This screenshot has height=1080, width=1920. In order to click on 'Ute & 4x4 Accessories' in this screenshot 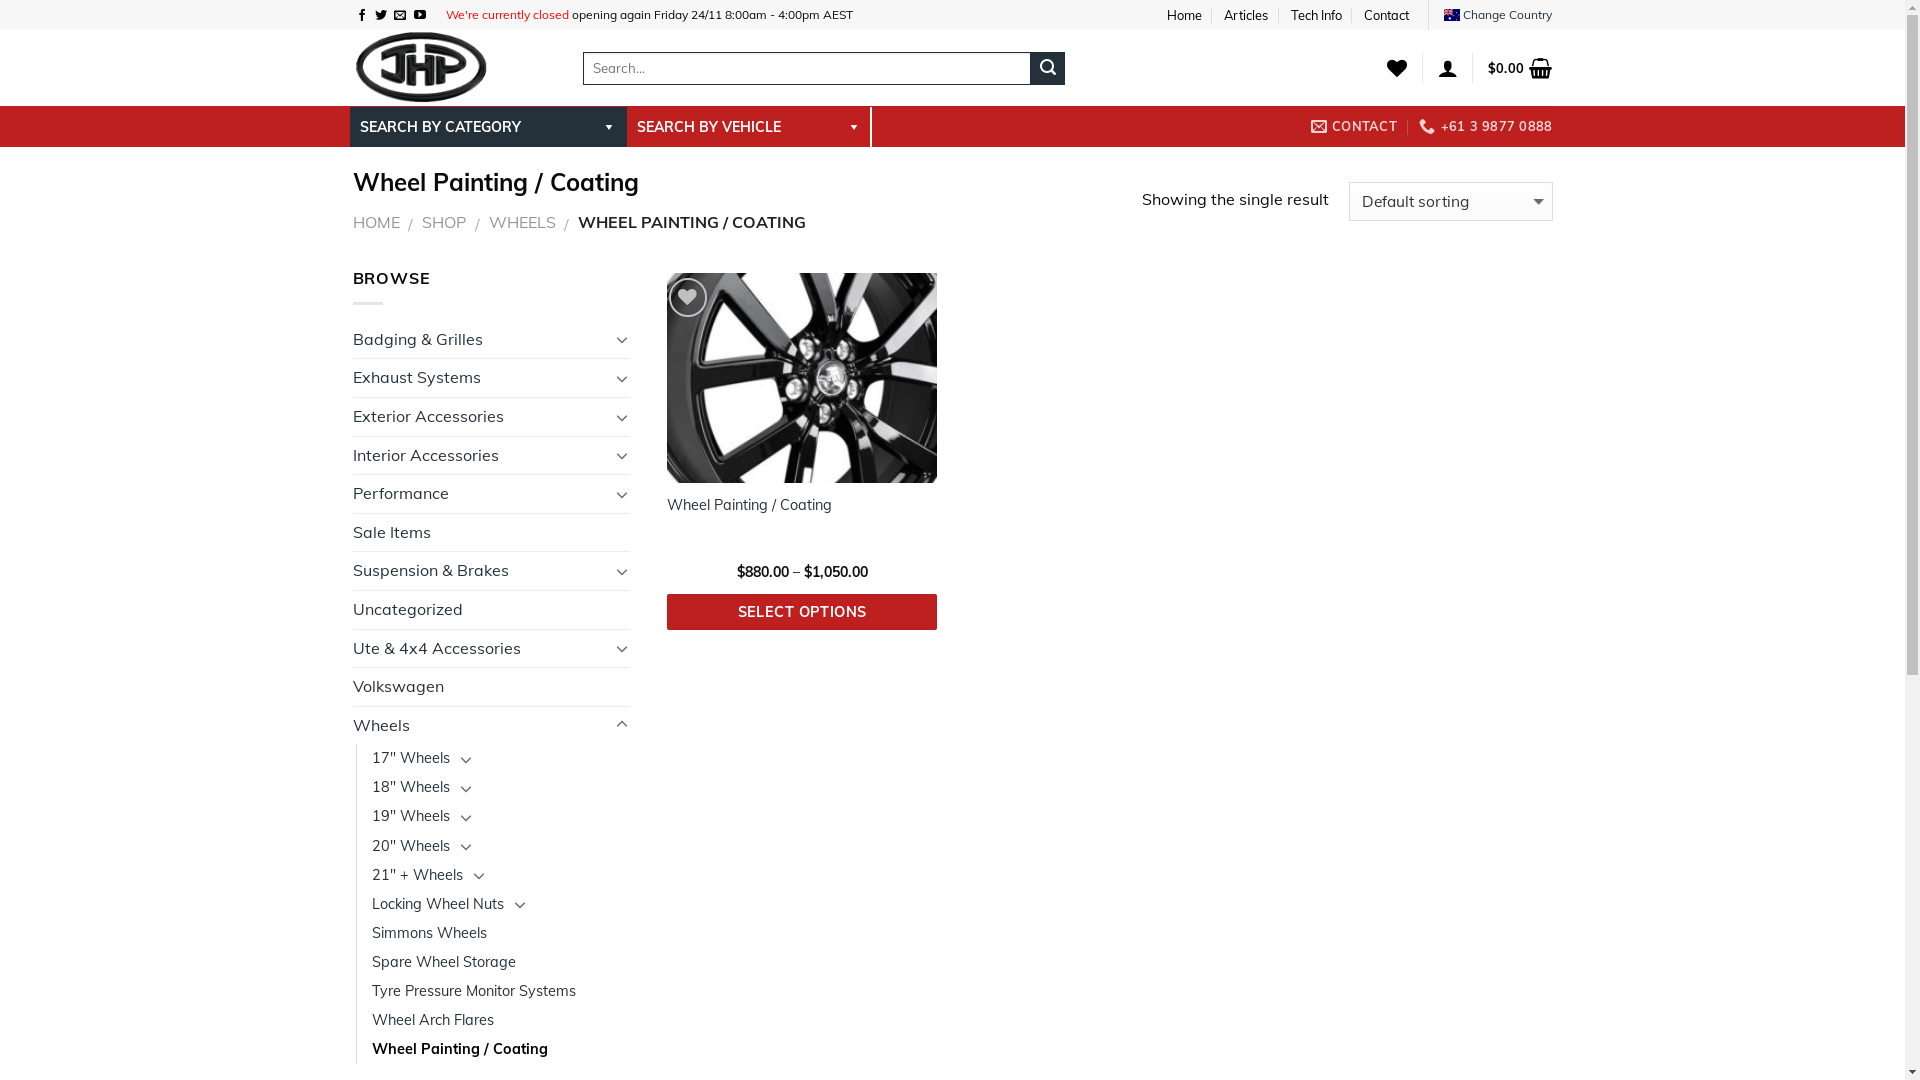, I will do `click(480, 648)`.